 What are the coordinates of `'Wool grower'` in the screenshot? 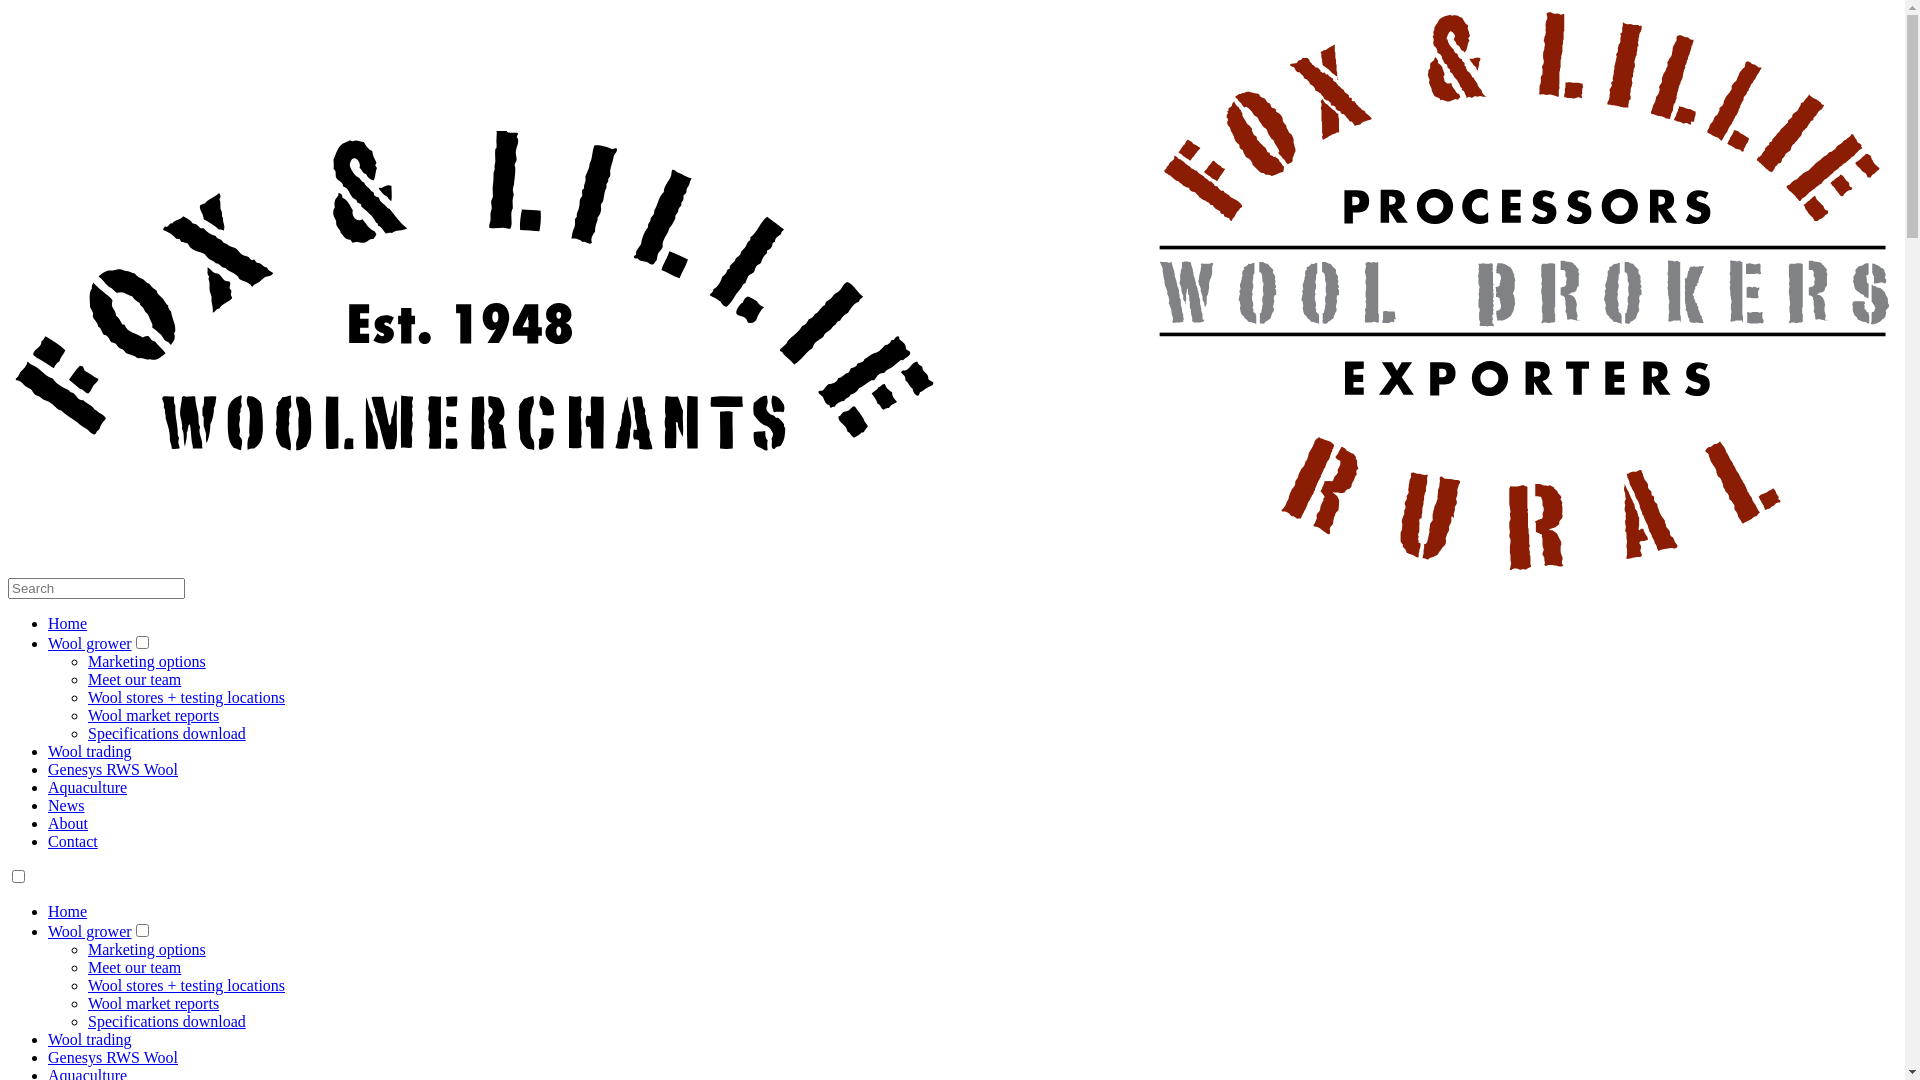 It's located at (89, 643).